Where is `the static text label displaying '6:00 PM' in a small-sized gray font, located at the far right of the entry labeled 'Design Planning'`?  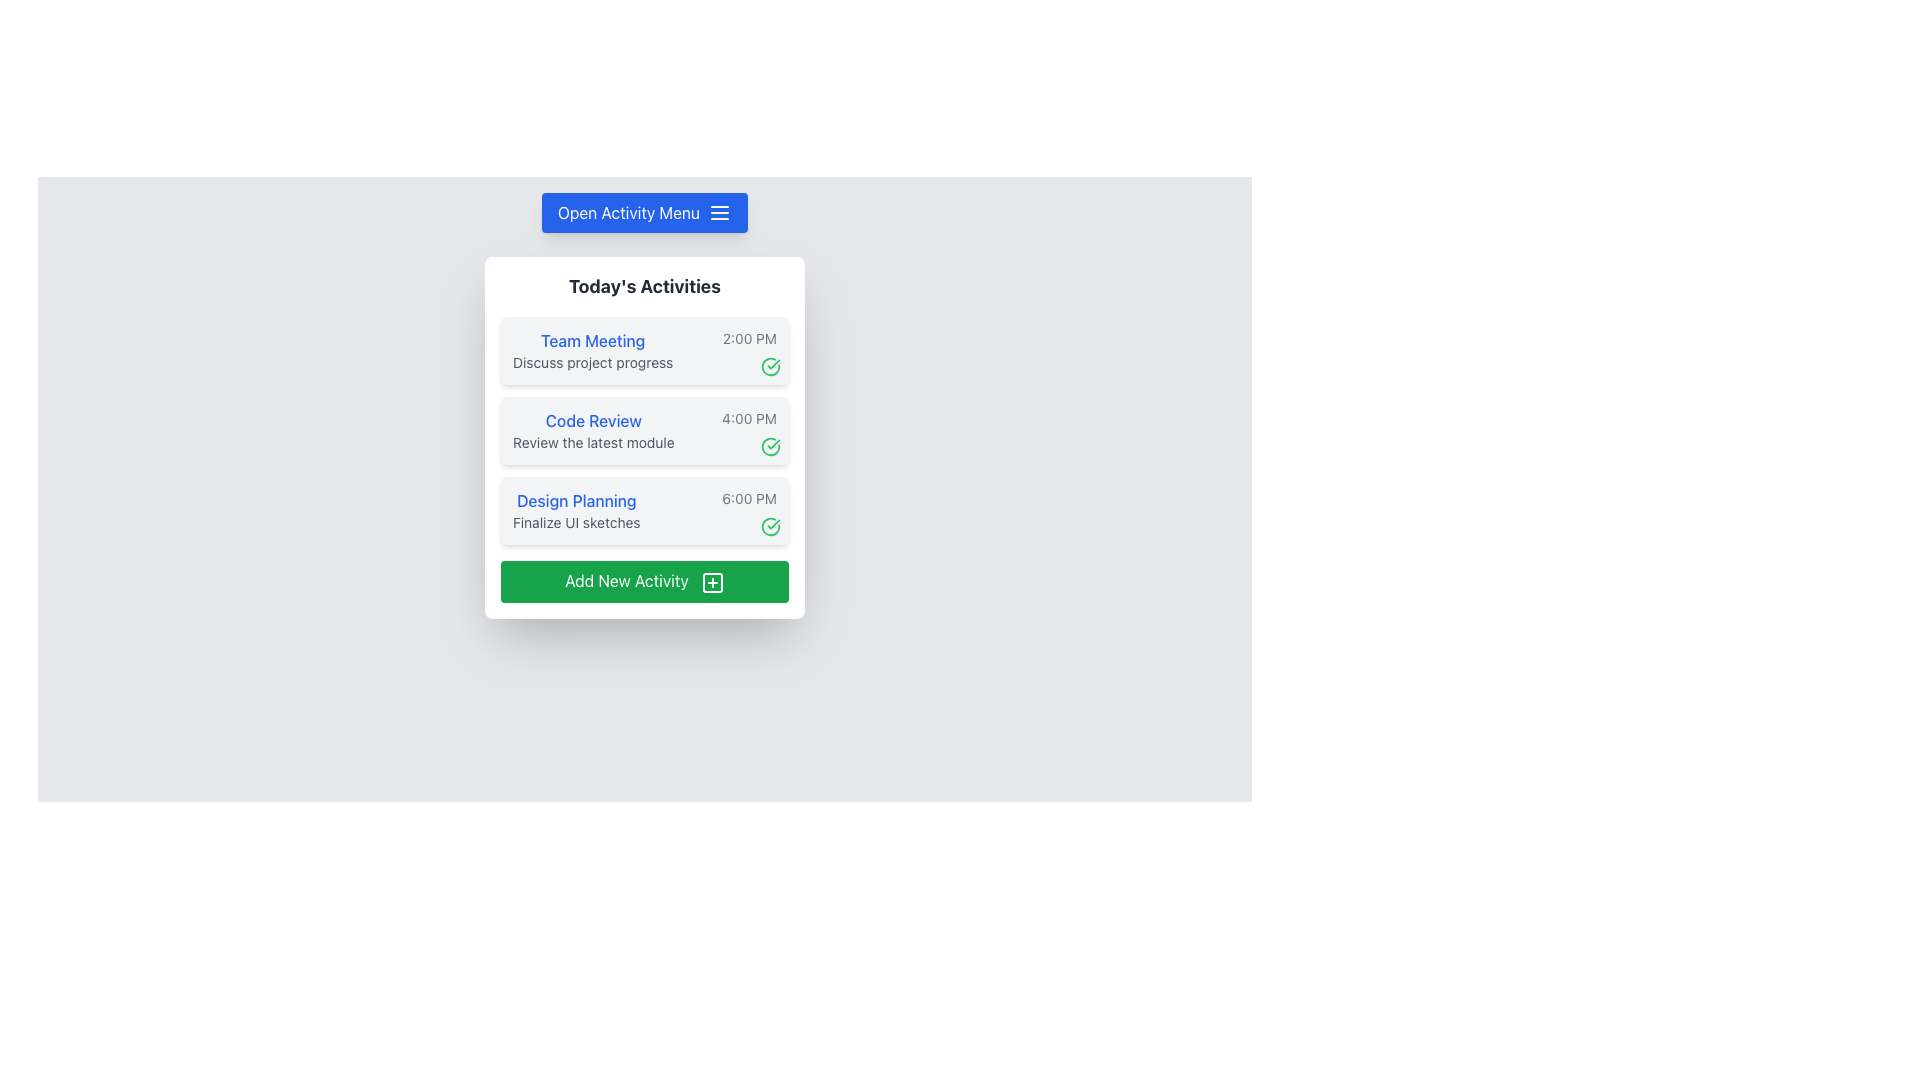 the static text label displaying '6:00 PM' in a small-sized gray font, located at the far right of the entry labeled 'Design Planning' is located at coordinates (748, 497).